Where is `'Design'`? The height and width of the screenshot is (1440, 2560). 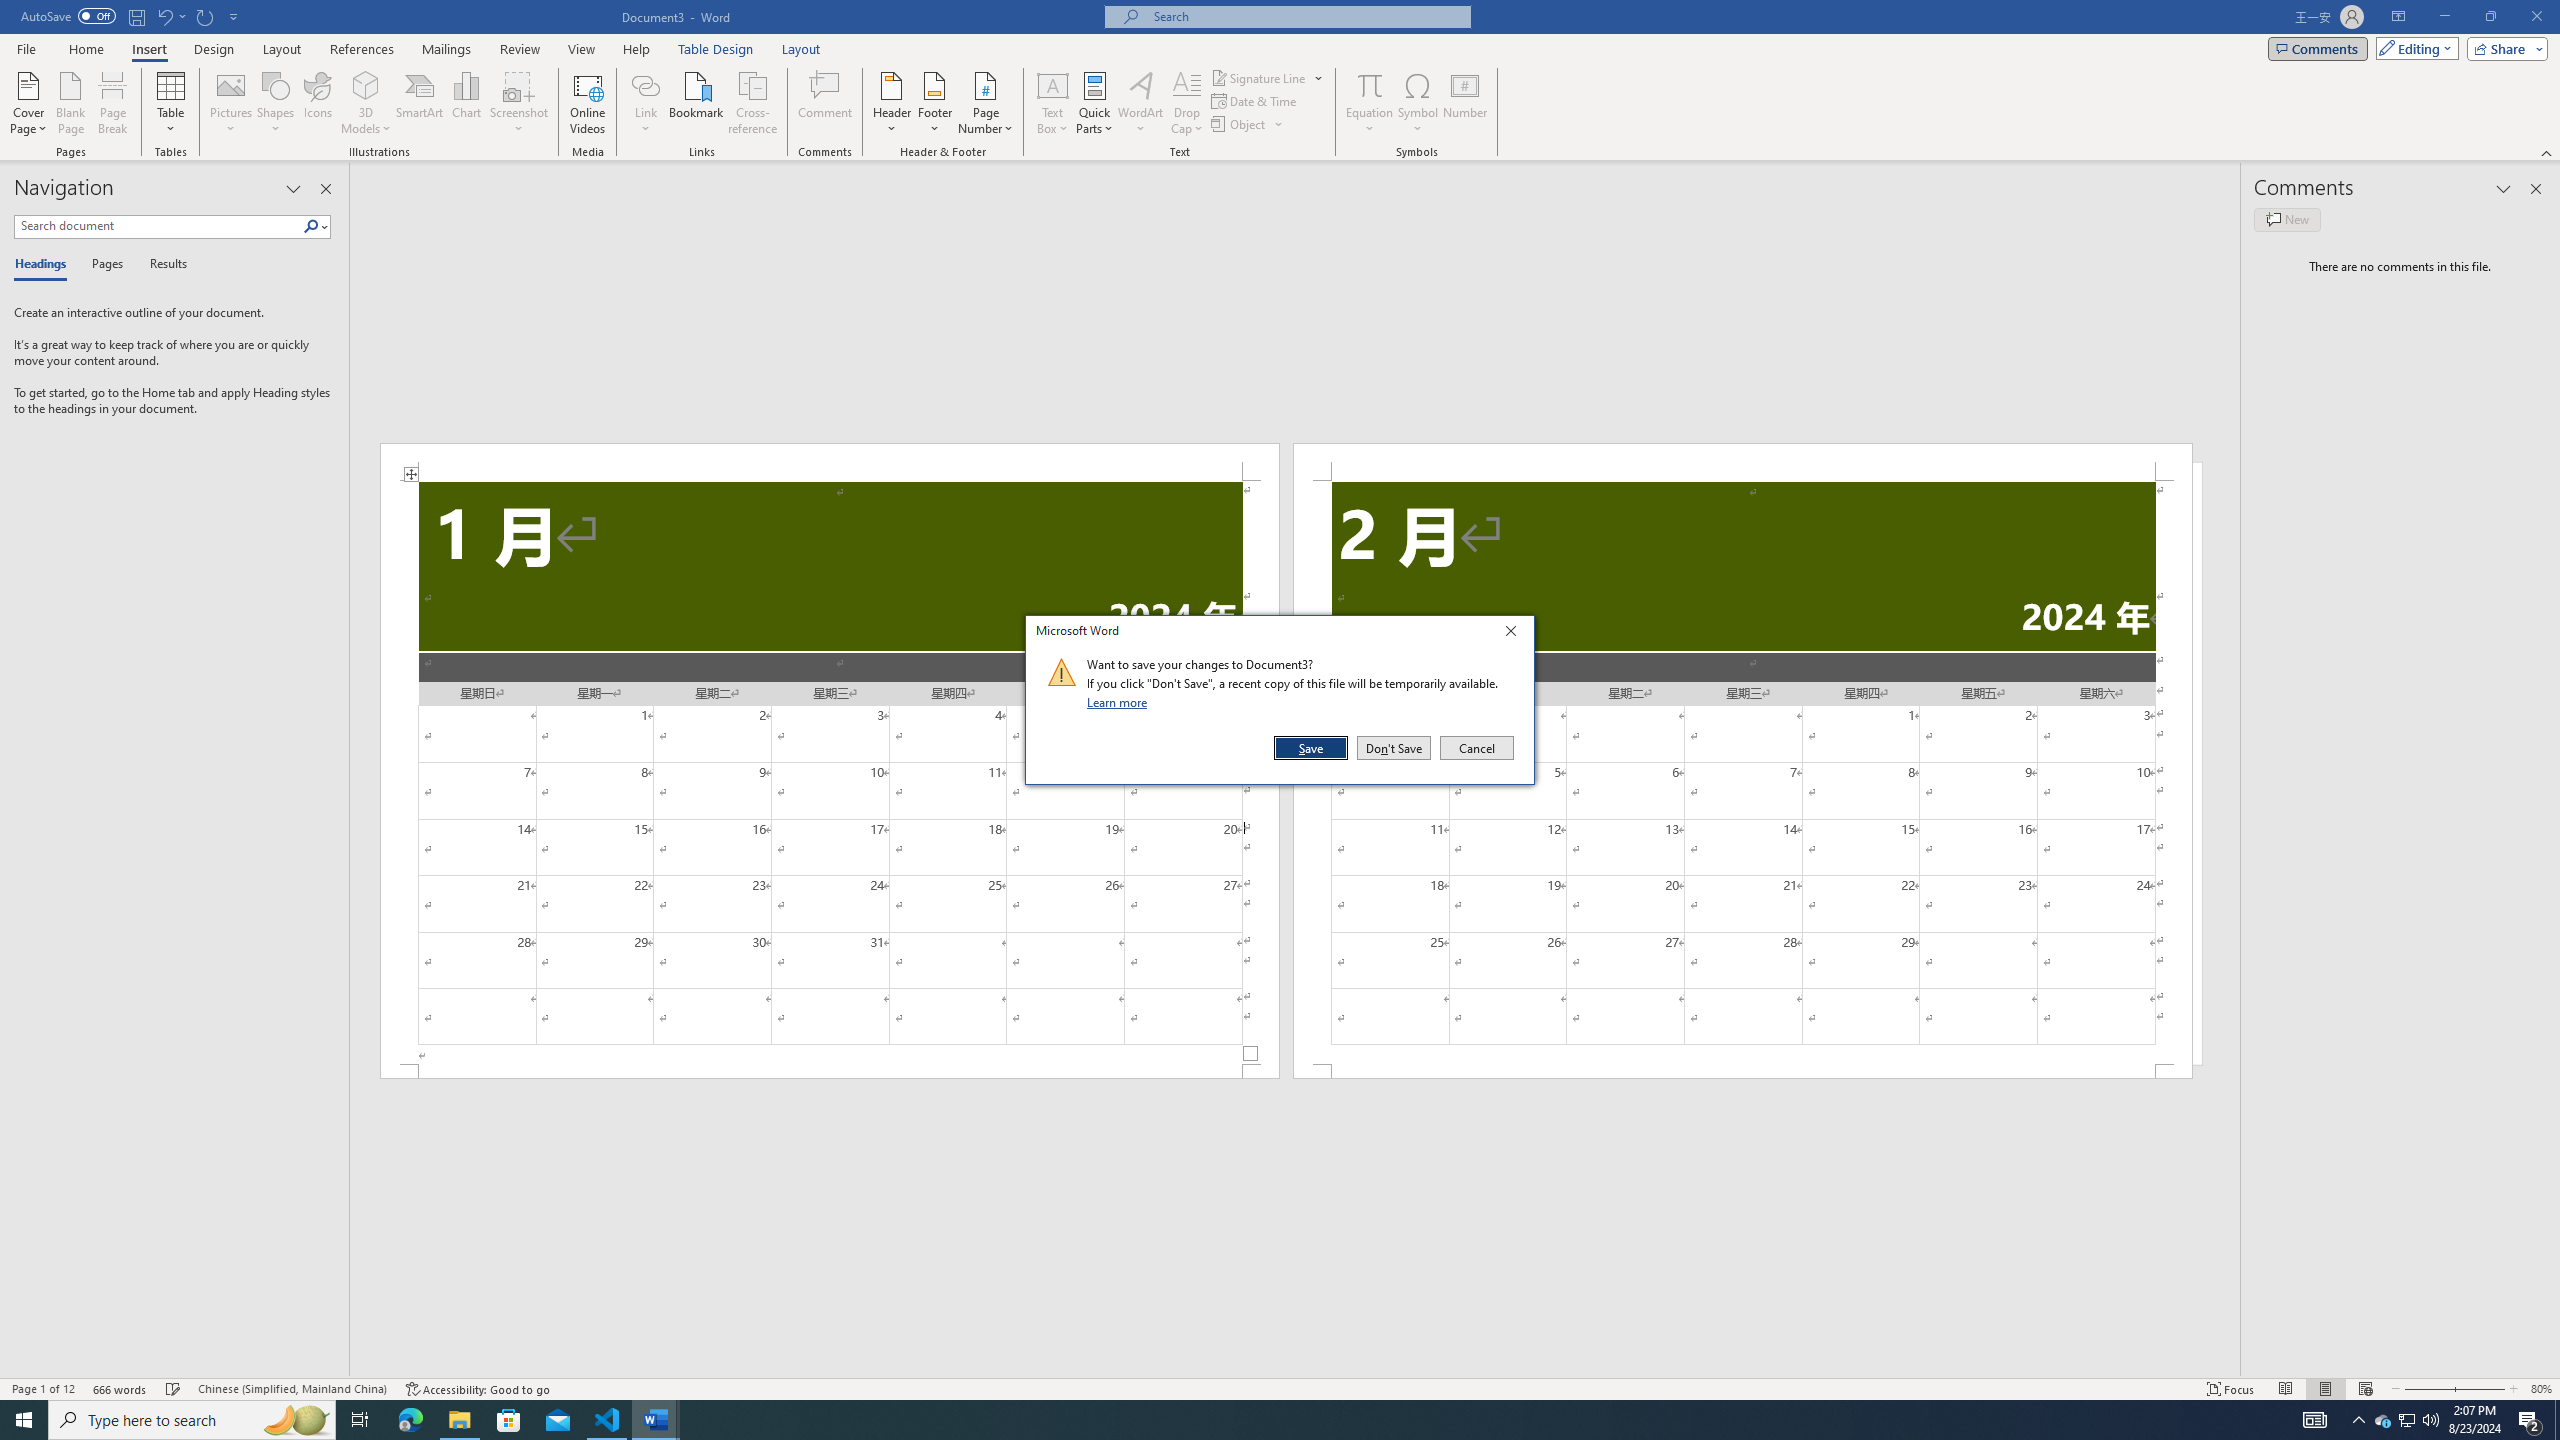
'Design' is located at coordinates (215, 49).